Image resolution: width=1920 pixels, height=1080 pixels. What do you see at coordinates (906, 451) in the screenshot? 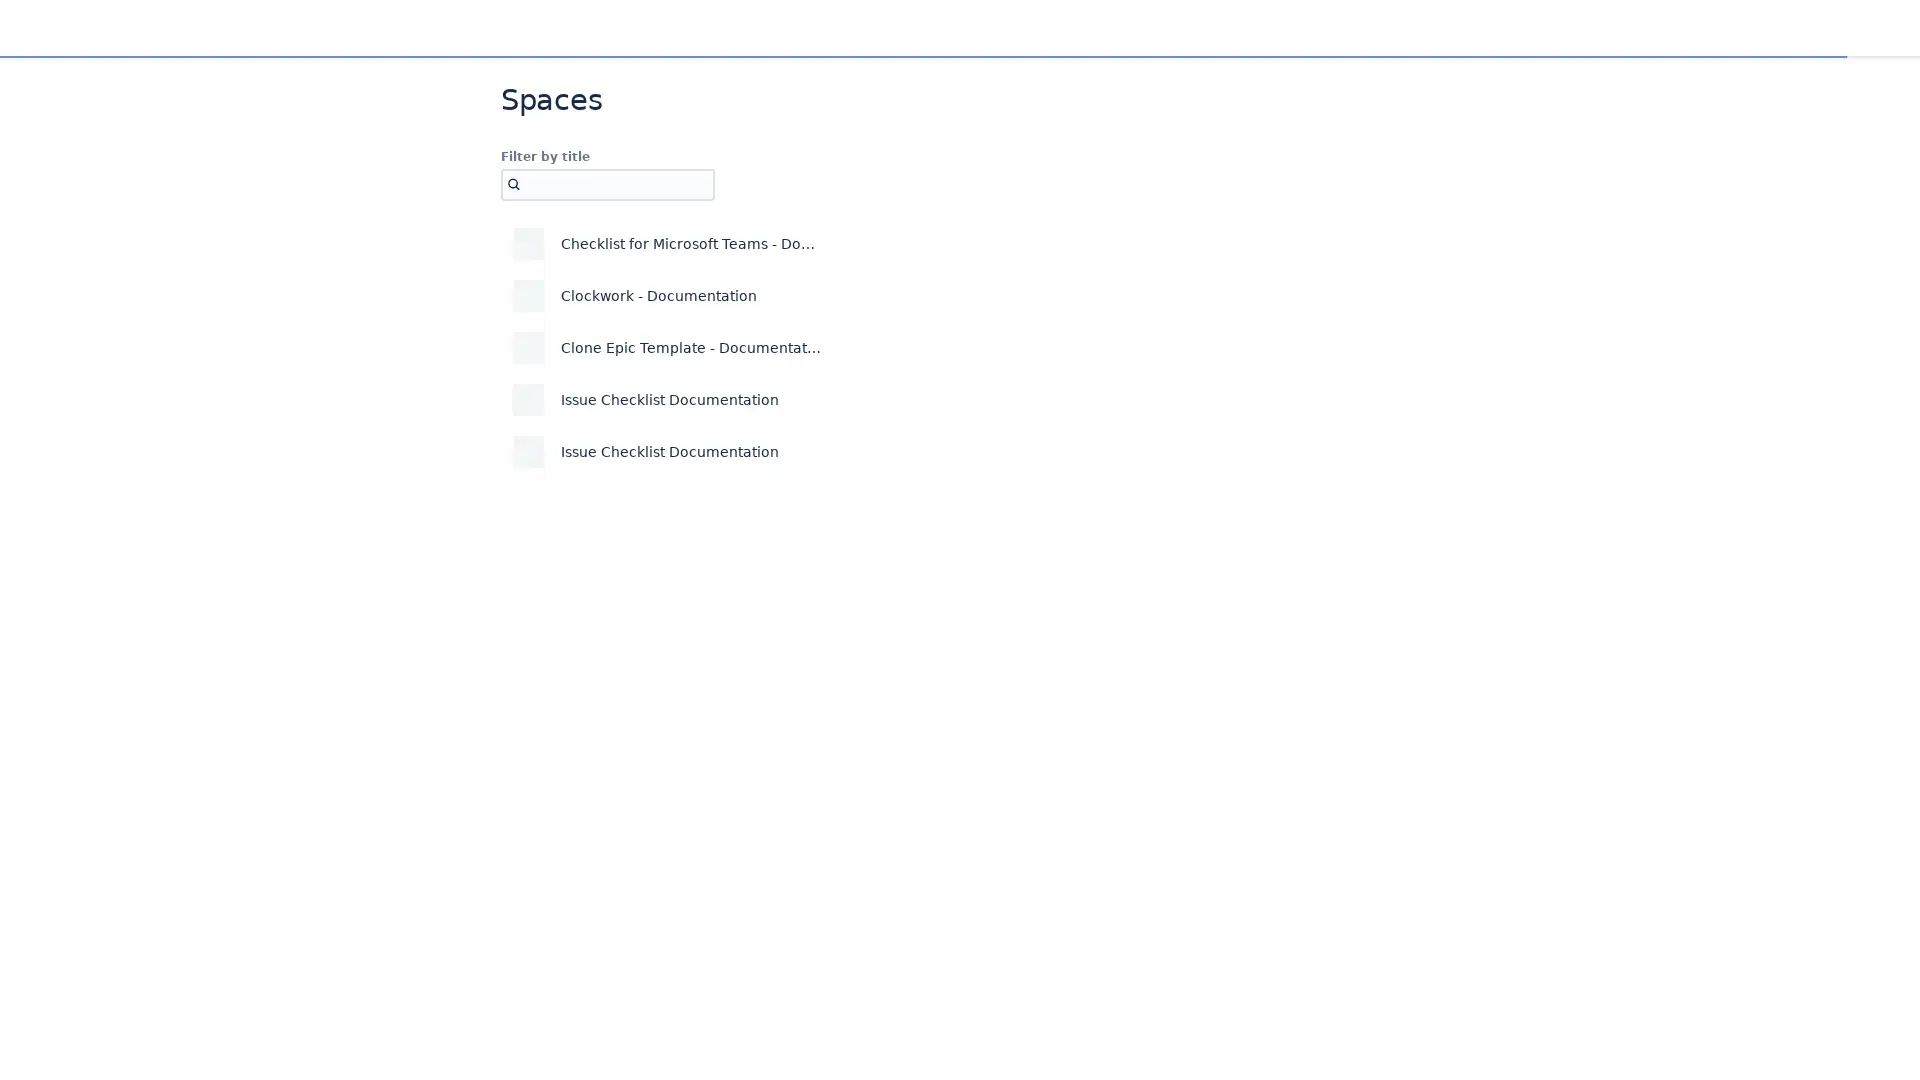
I see `documentation` at bounding box center [906, 451].